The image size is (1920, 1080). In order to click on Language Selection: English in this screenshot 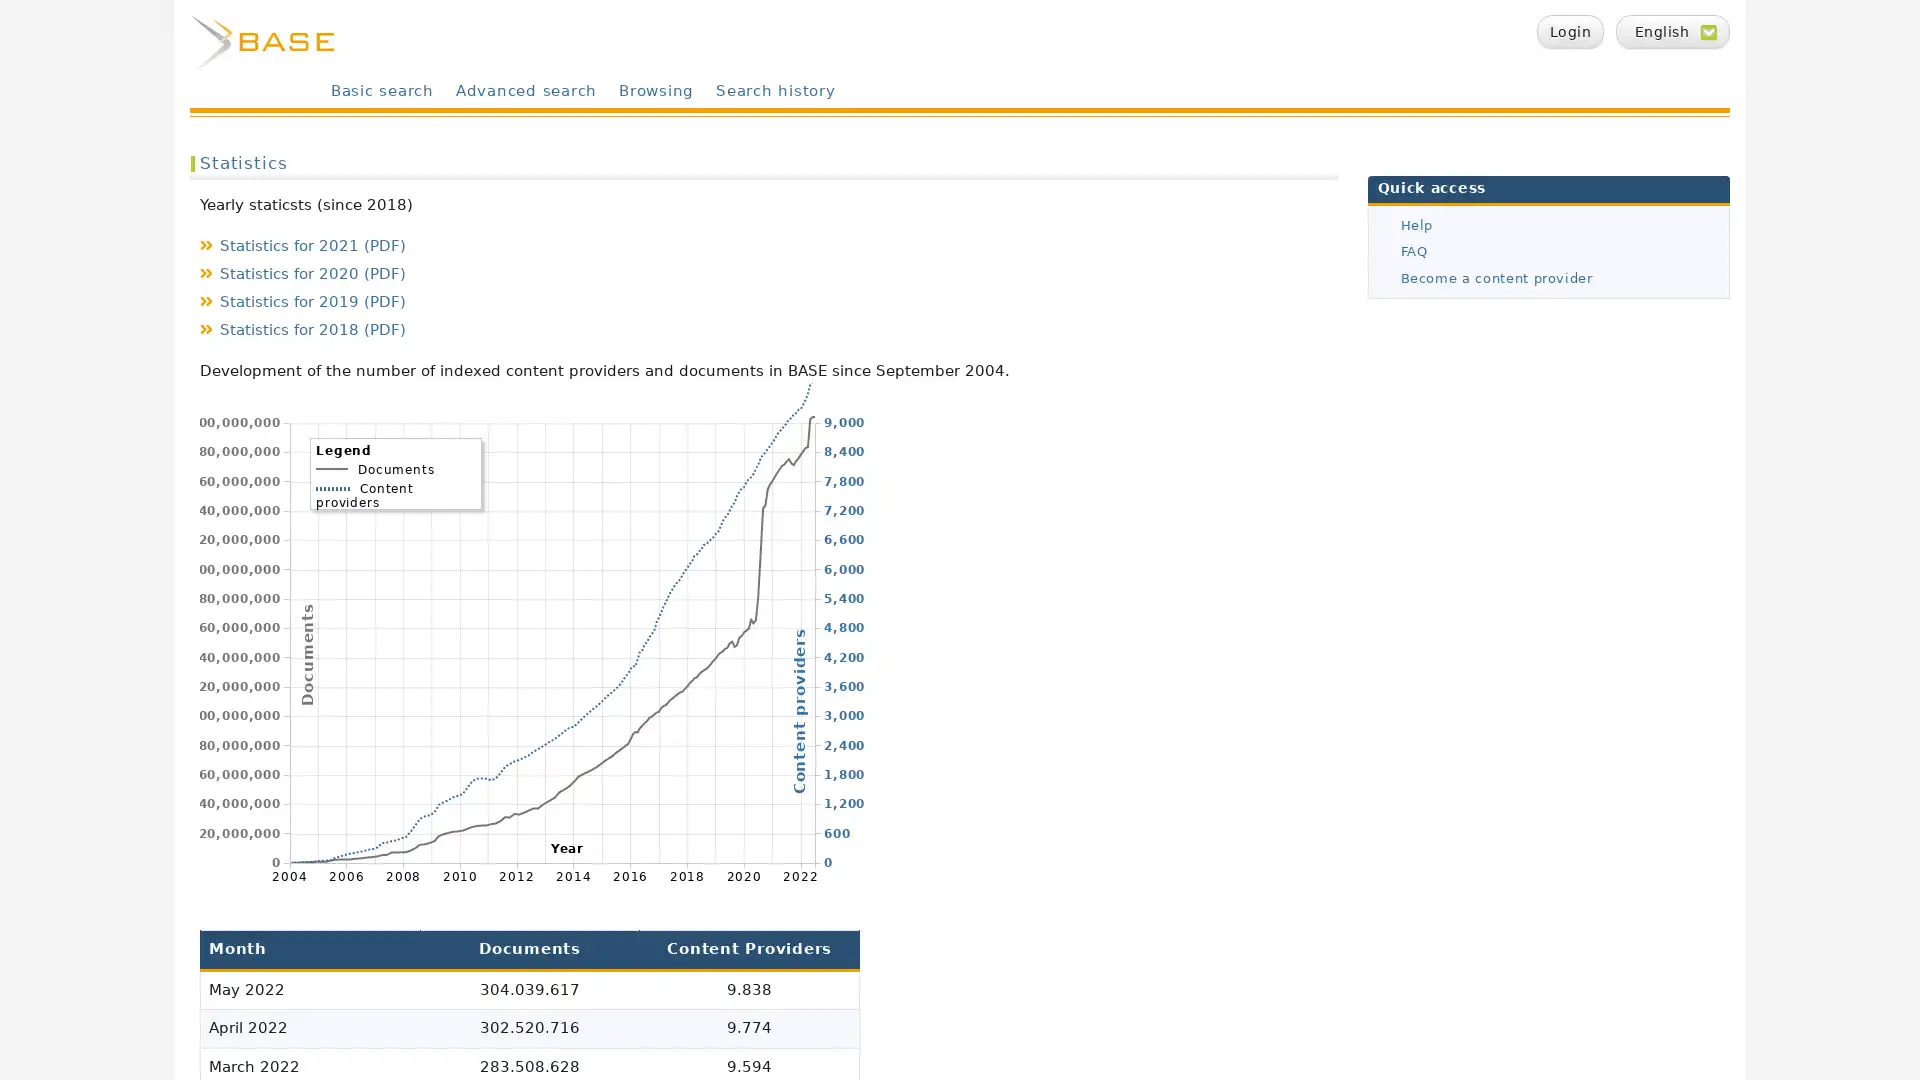, I will do `click(1673, 31)`.